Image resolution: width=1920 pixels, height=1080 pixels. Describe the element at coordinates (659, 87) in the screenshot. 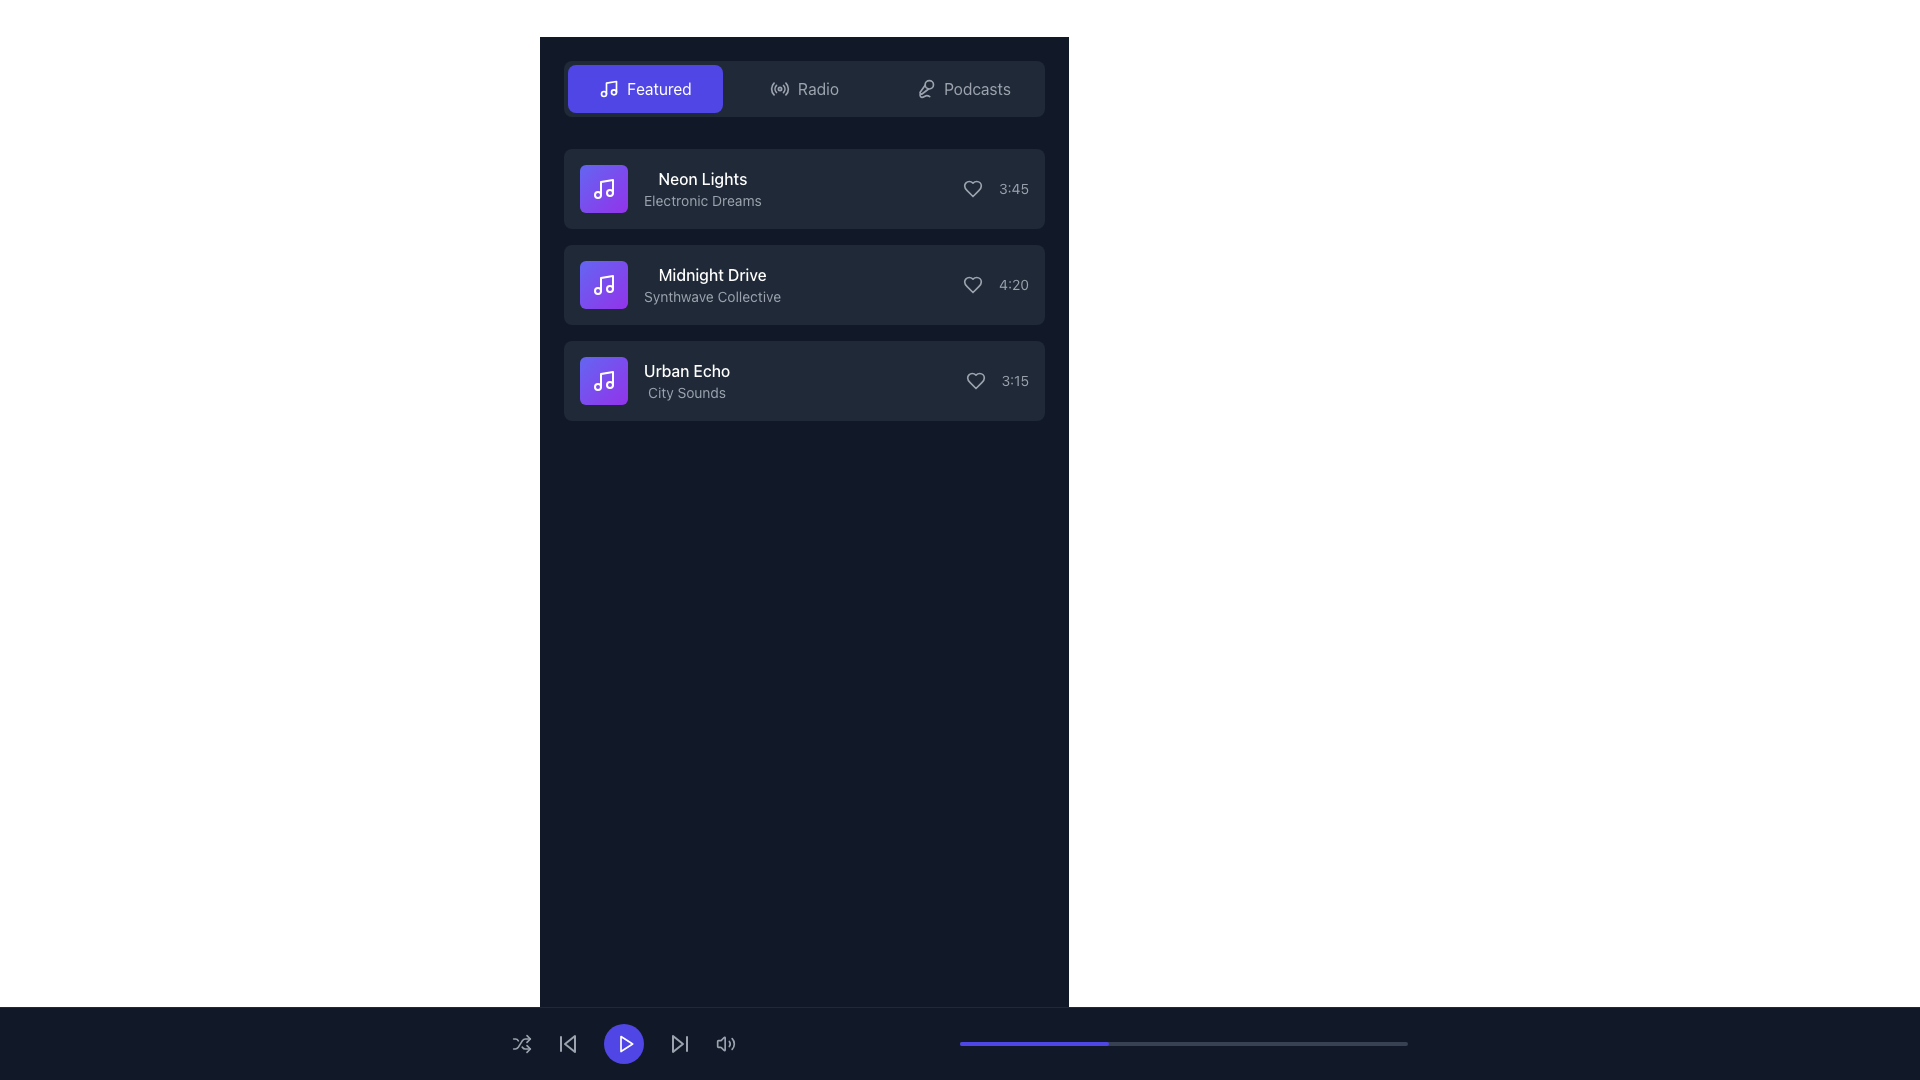

I see `the text label indicating the currently active tab or section, located within the first blue rectangular button in the top-left corner of the main content area, next to a music icon` at that location.